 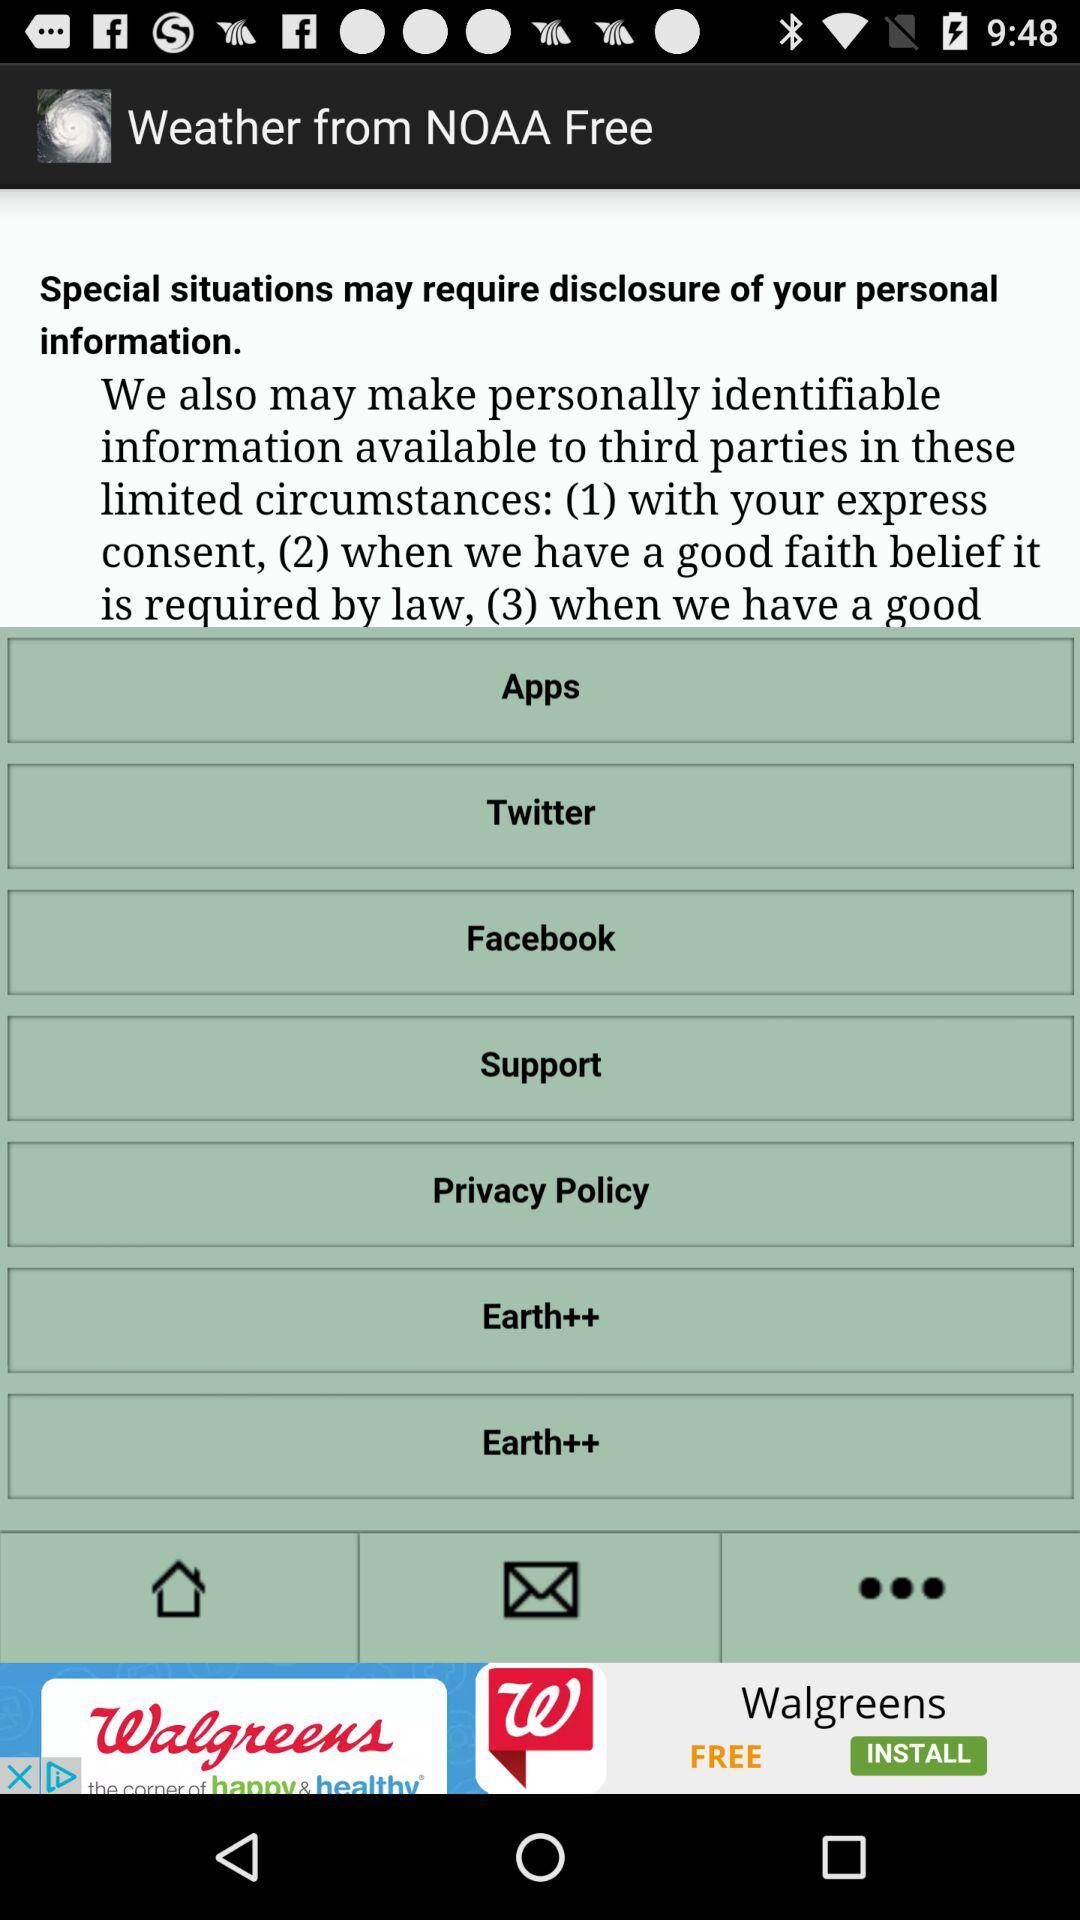 What do you see at coordinates (540, 1727) in the screenshot?
I see `bit news` at bounding box center [540, 1727].